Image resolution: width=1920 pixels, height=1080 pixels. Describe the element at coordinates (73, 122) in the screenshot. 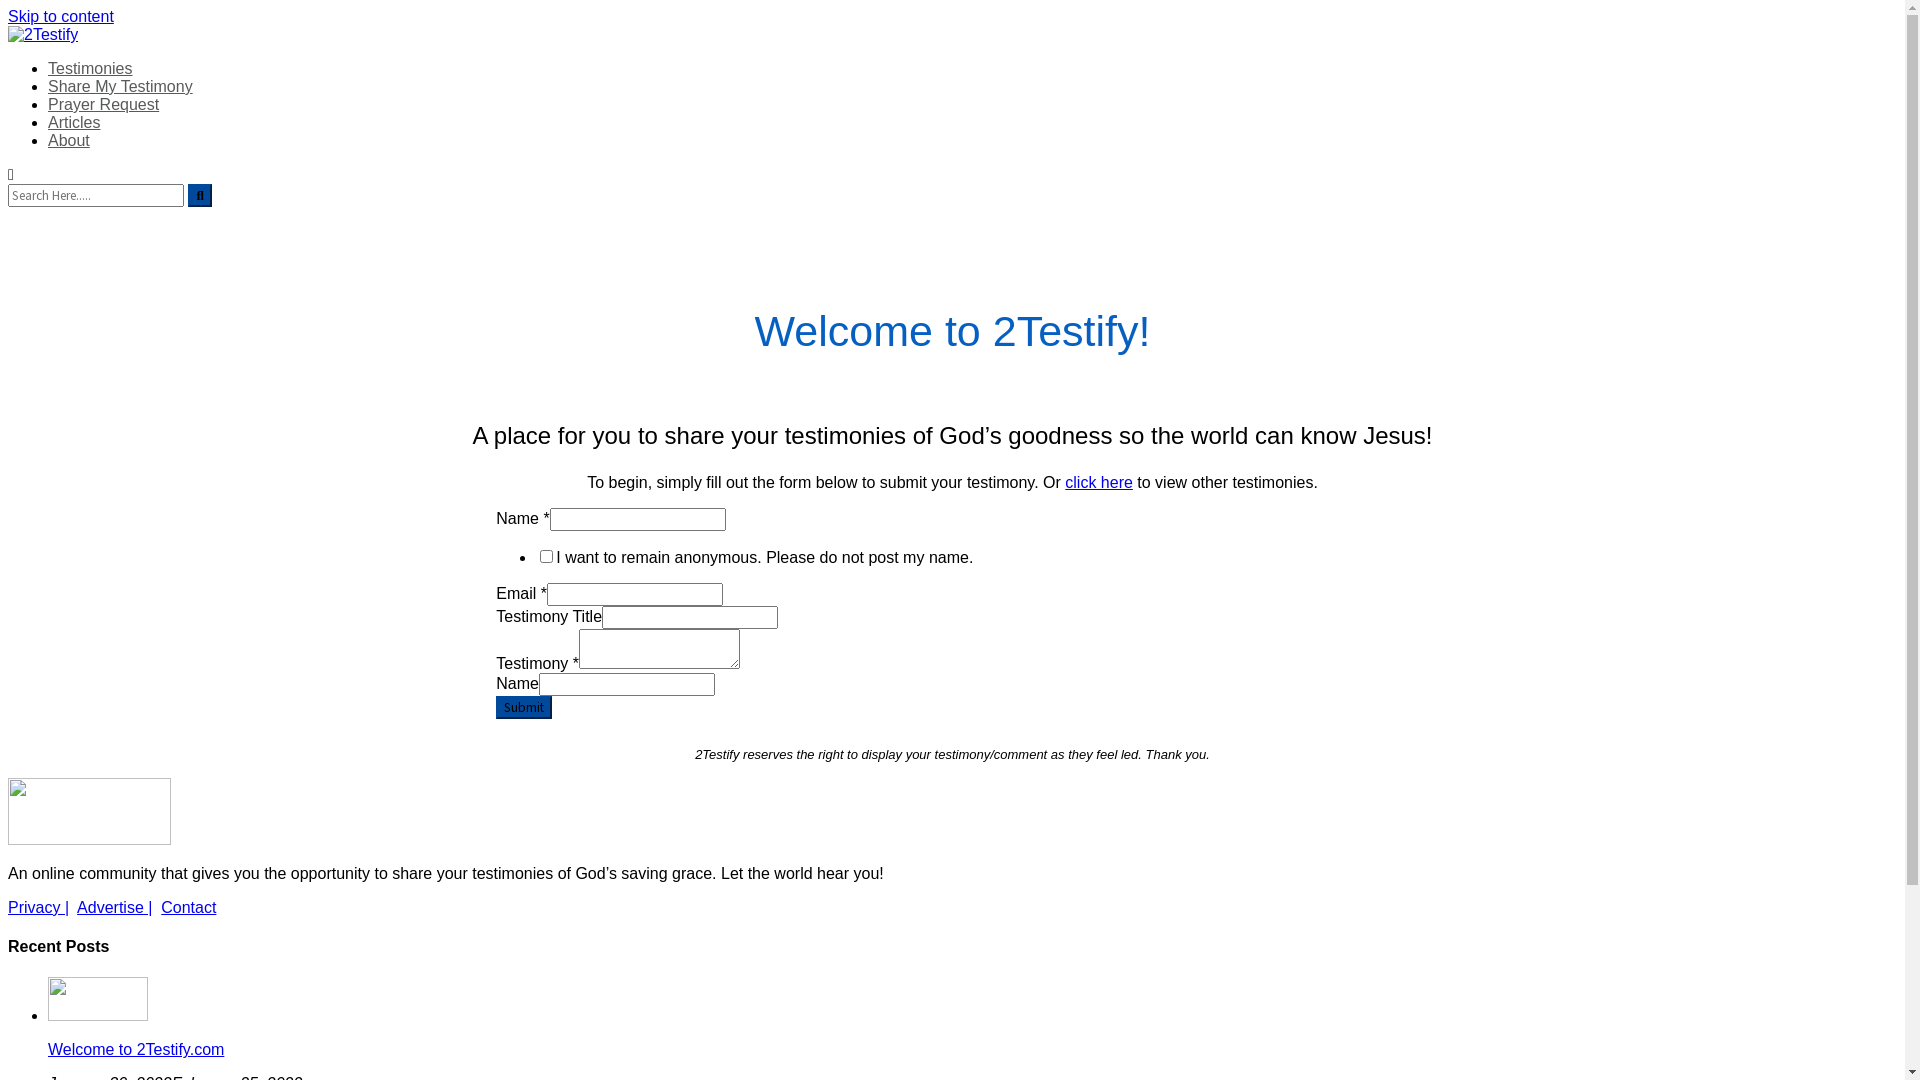

I see `'Articles'` at that location.